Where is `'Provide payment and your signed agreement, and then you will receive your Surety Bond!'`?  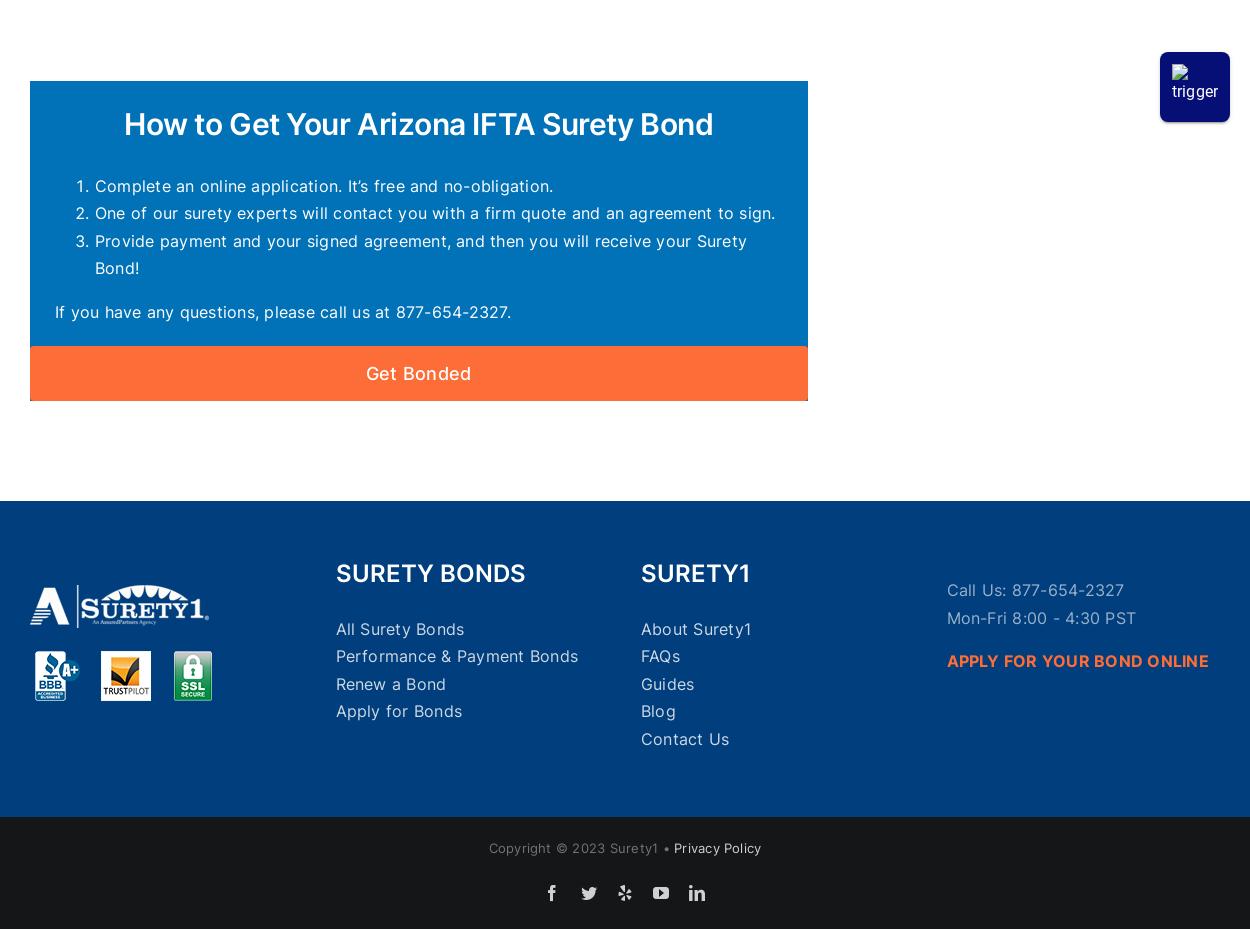 'Provide payment and your signed agreement, and then you will receive your Surety Bond!' is located at coordinates (93, 252).